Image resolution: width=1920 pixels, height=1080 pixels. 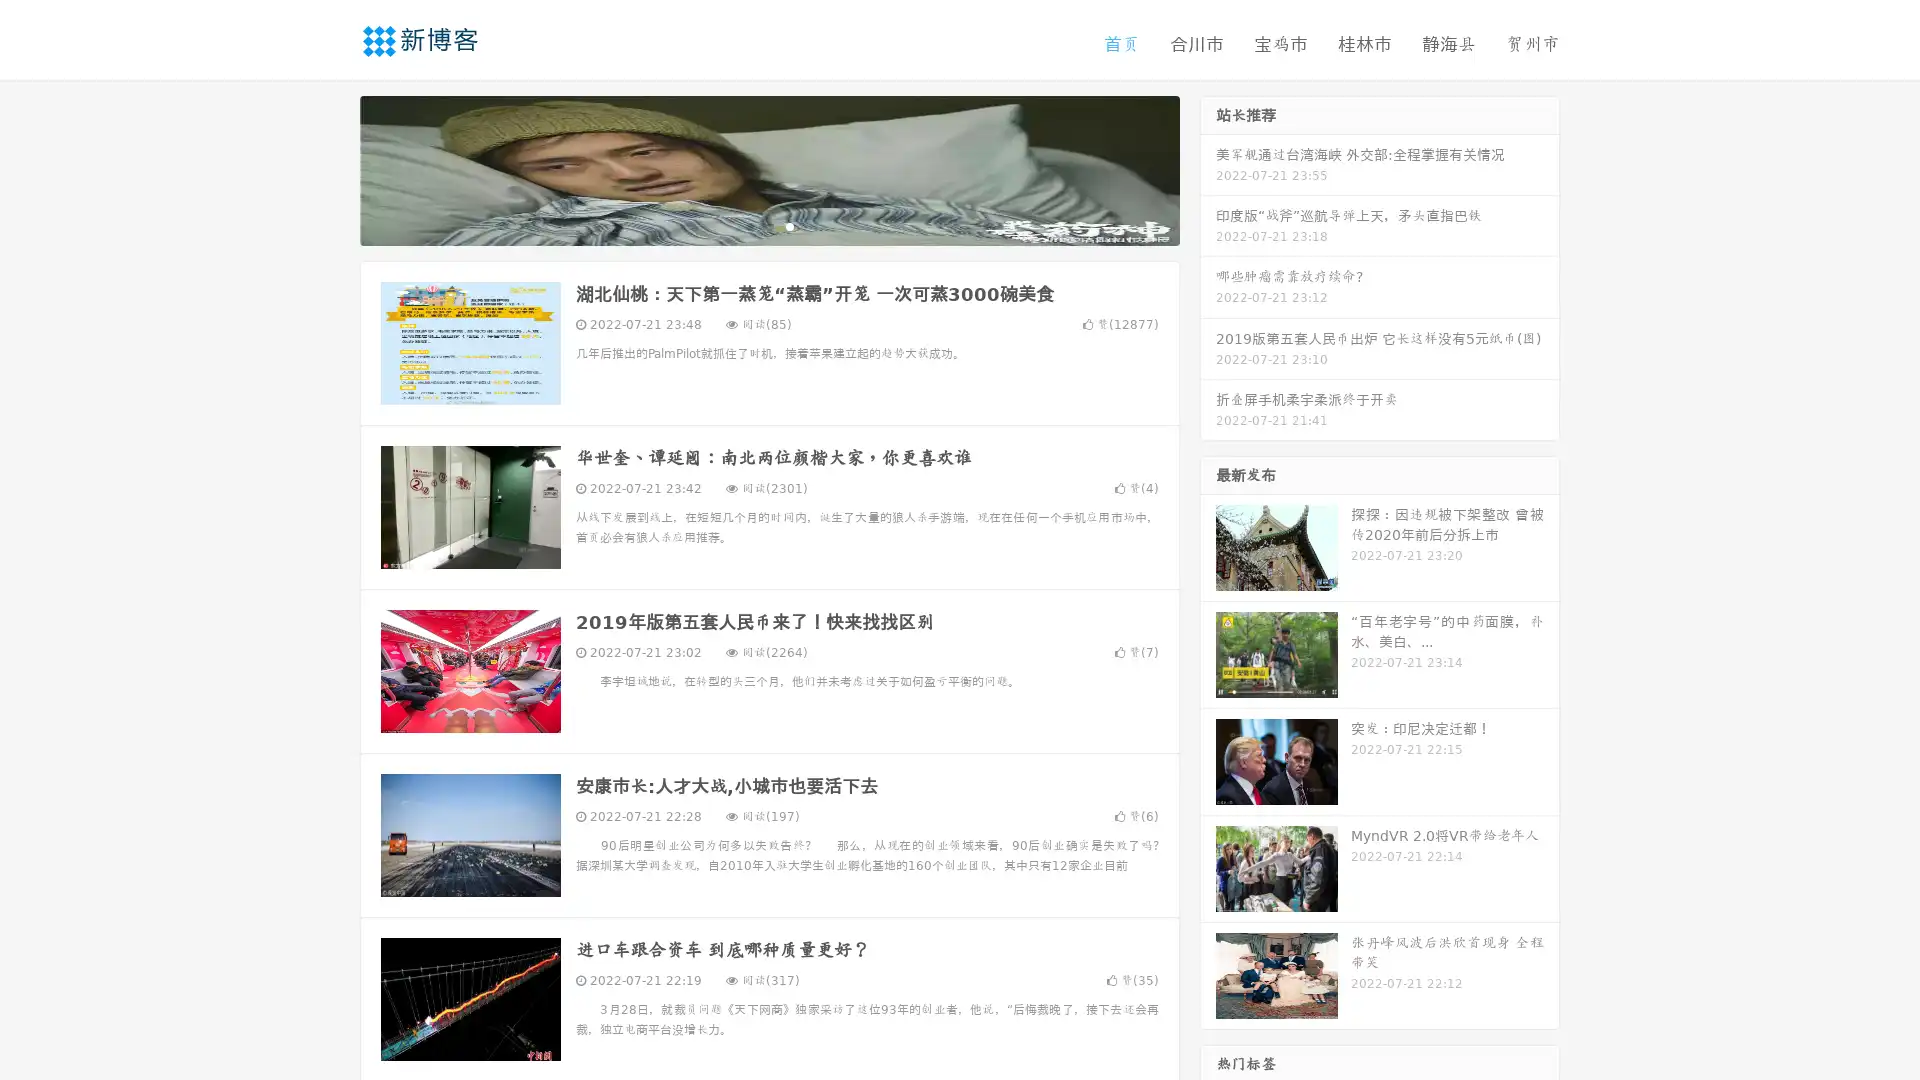 I want to click on Go to slide 2, so click(x=768, y=225).